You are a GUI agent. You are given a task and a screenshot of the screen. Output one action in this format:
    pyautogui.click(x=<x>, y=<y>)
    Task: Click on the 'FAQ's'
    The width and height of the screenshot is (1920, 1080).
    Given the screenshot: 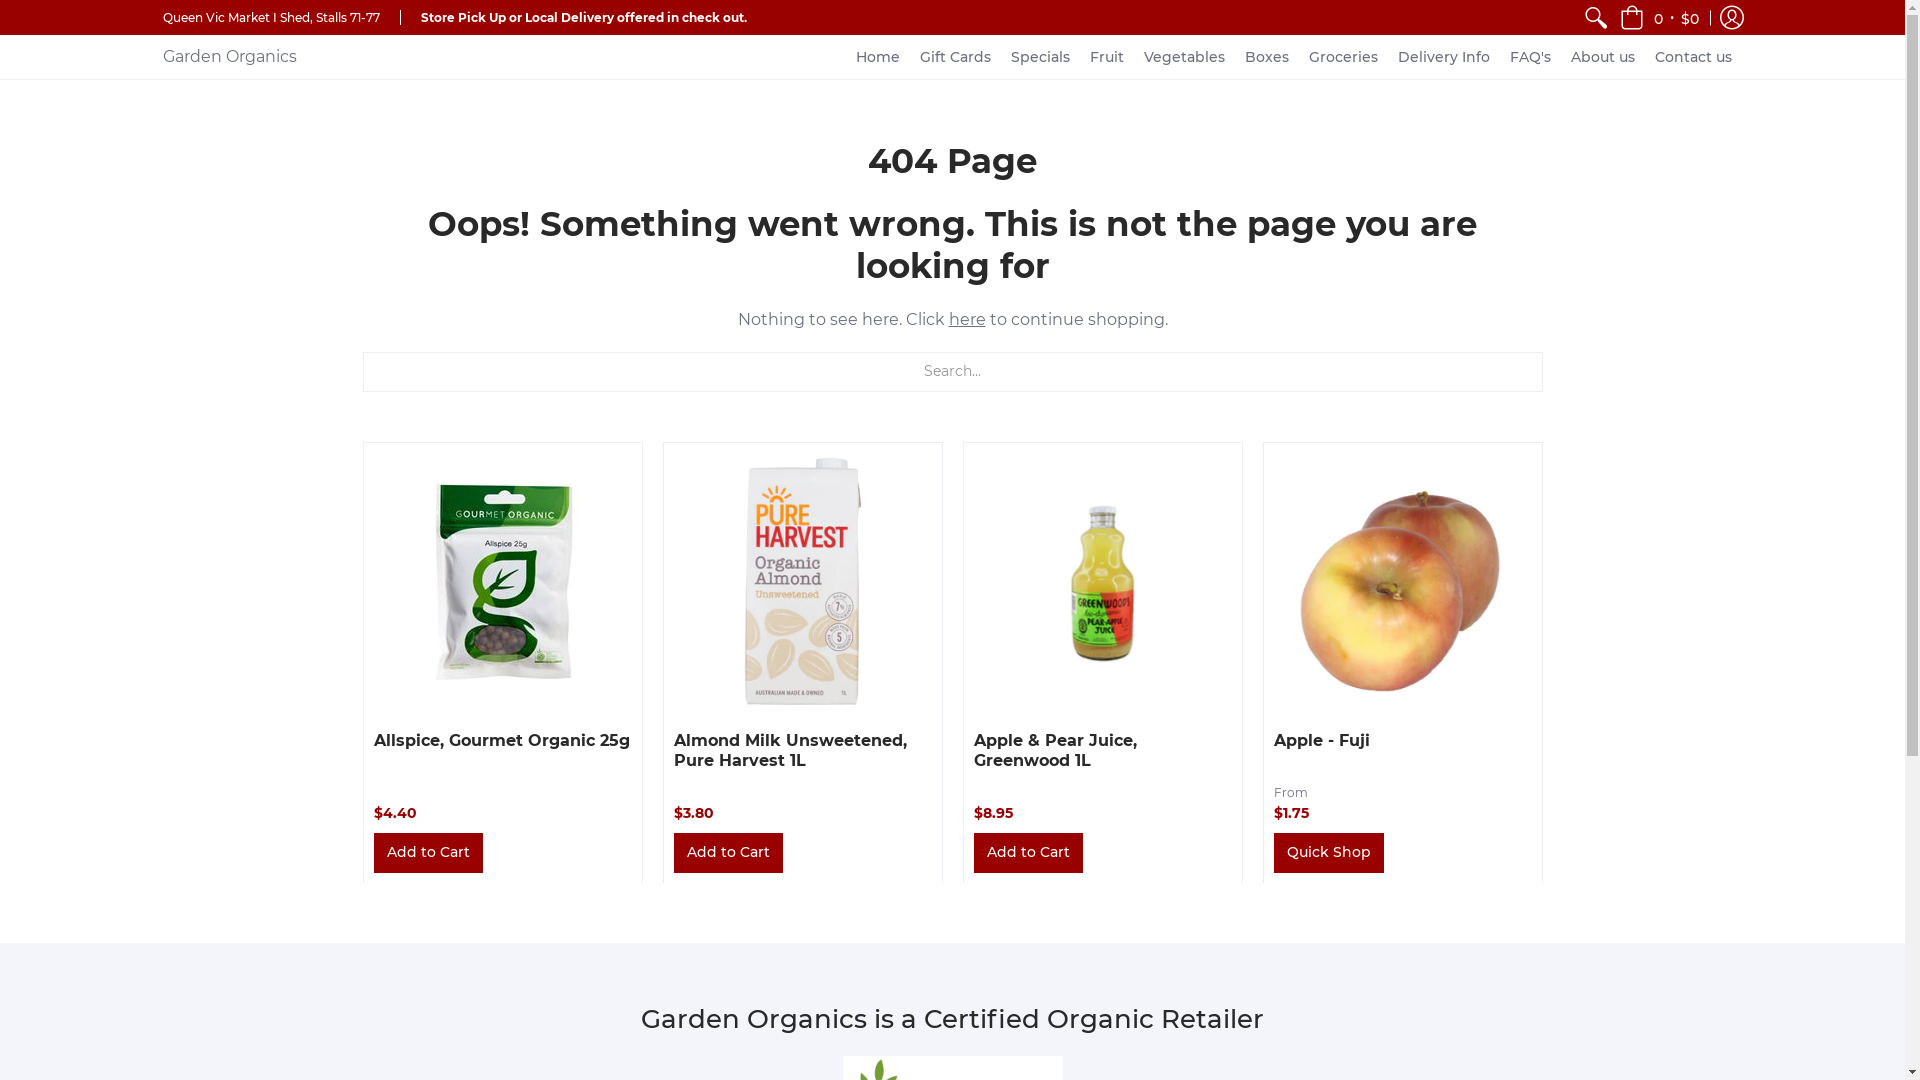 What is the action you would take?
    pyautogui.click(x=1529, y=56)
    